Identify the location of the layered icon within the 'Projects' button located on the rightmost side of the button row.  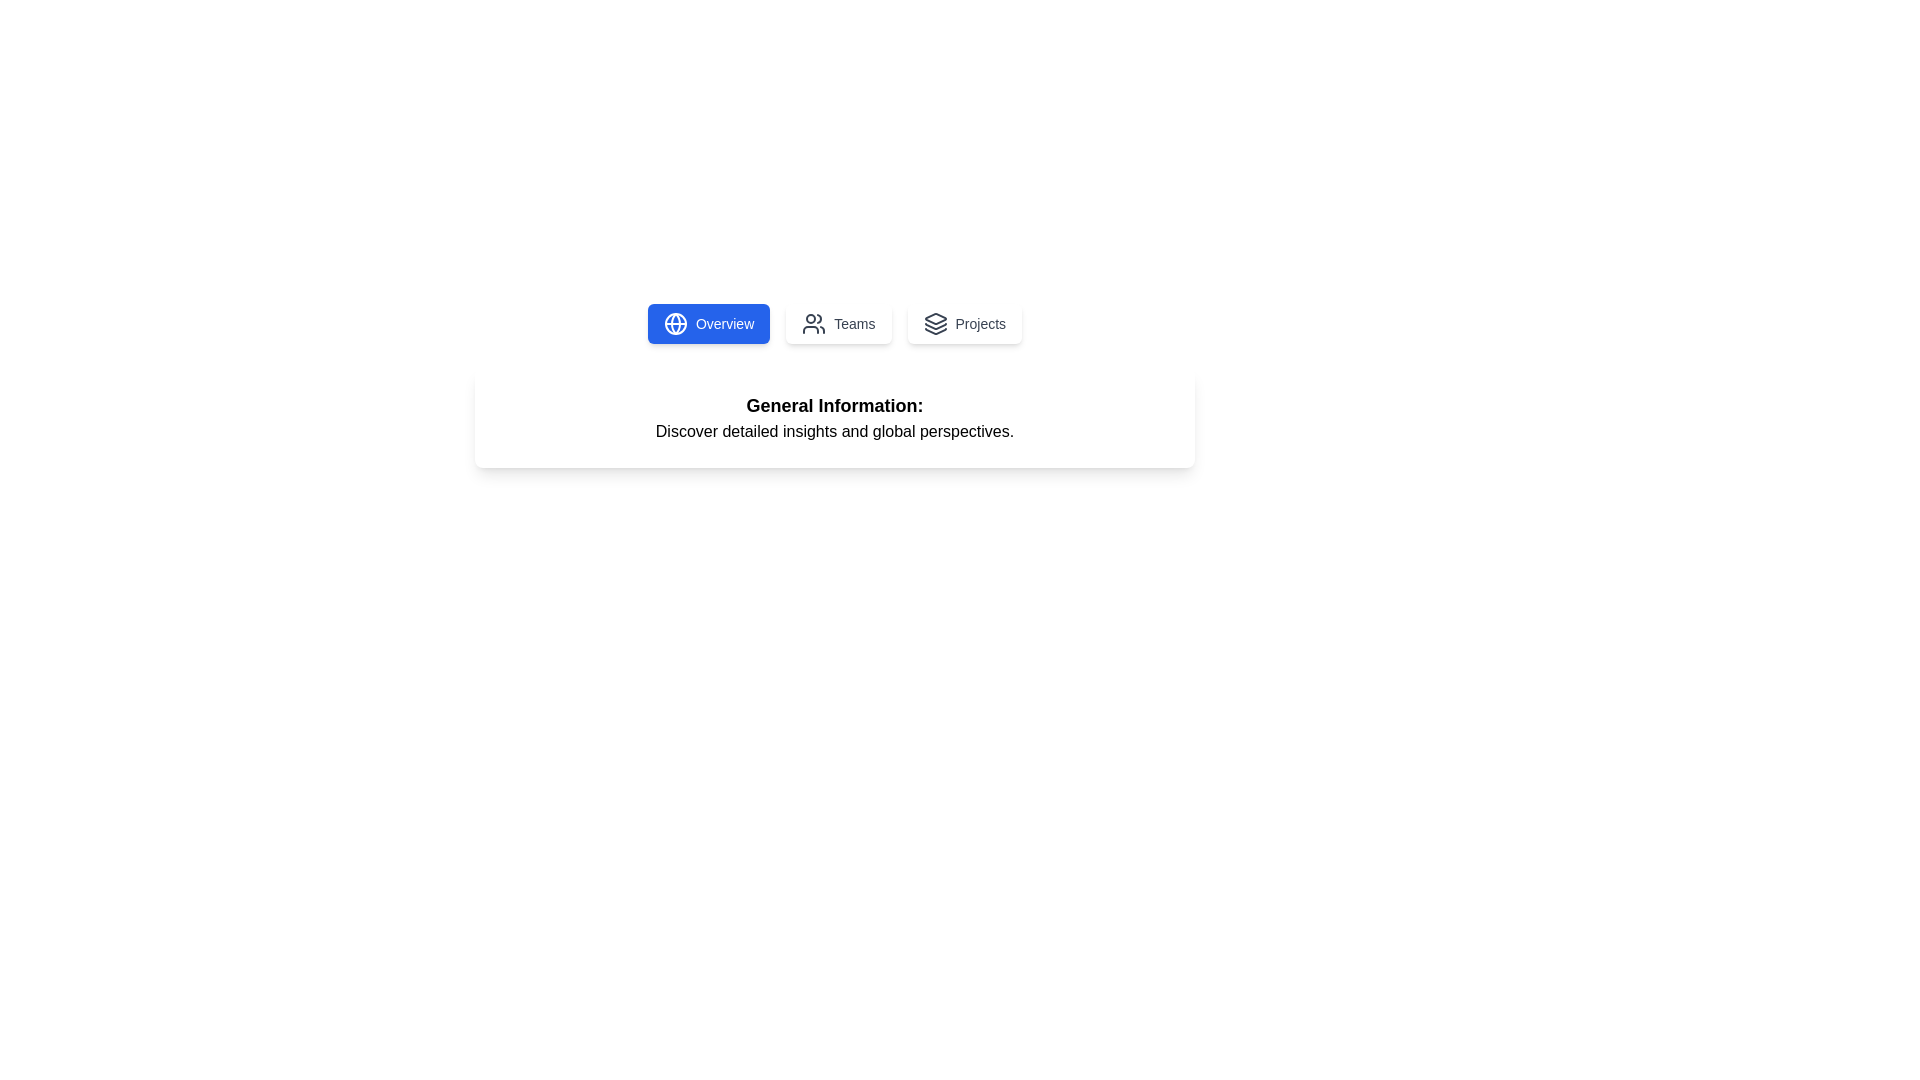
(934, 323).